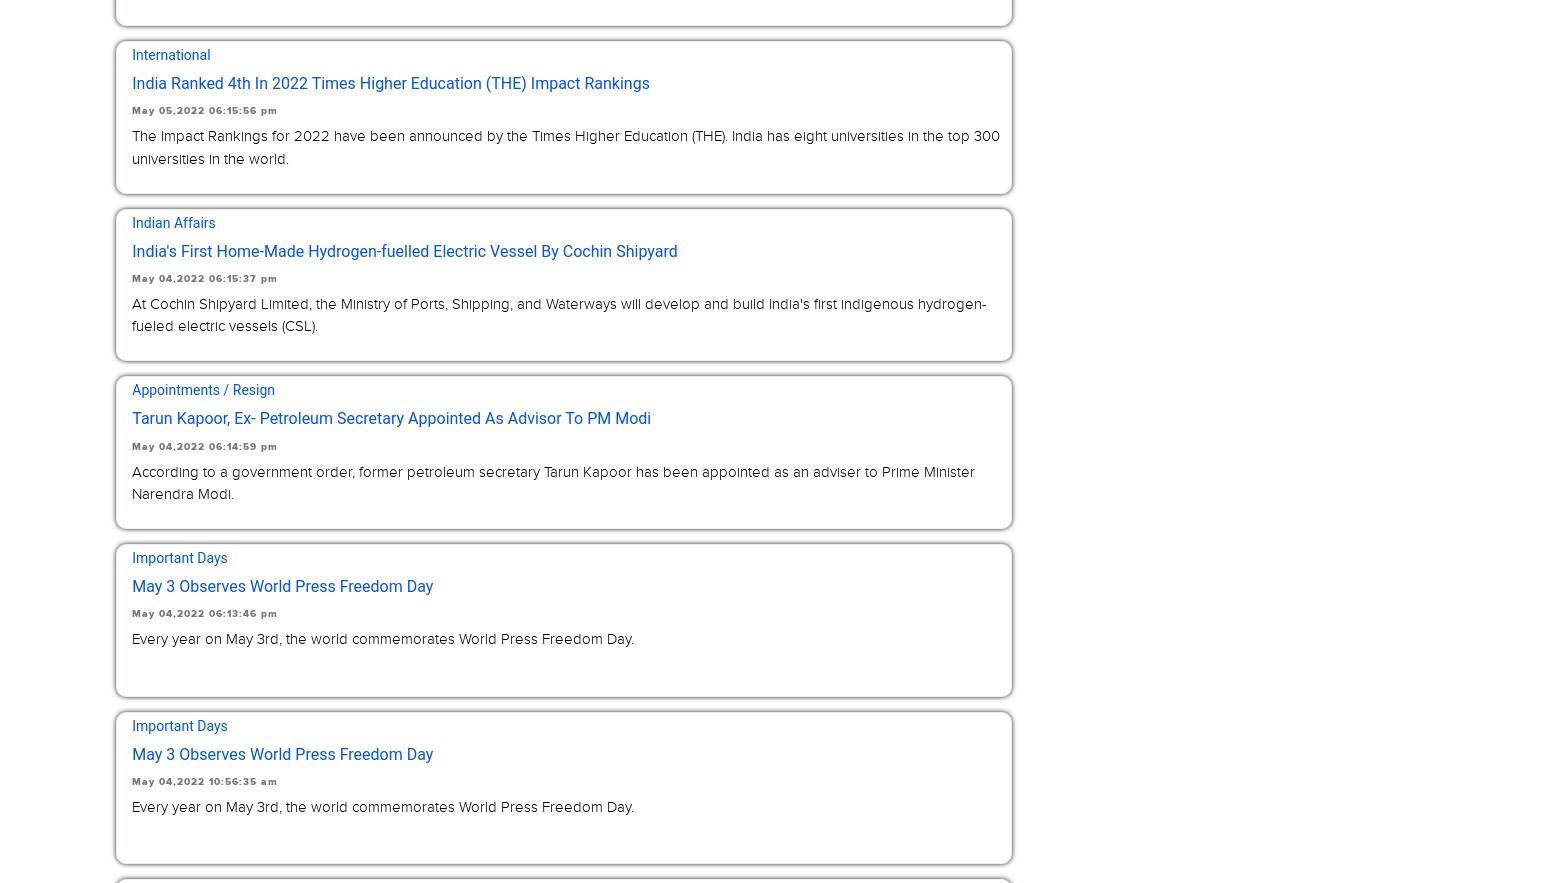 Image resolution: width=1550 pixels, height=883 pixels. Describe the element at coordinates (132, 53) in the screenshot. I see `'International'` at that location.